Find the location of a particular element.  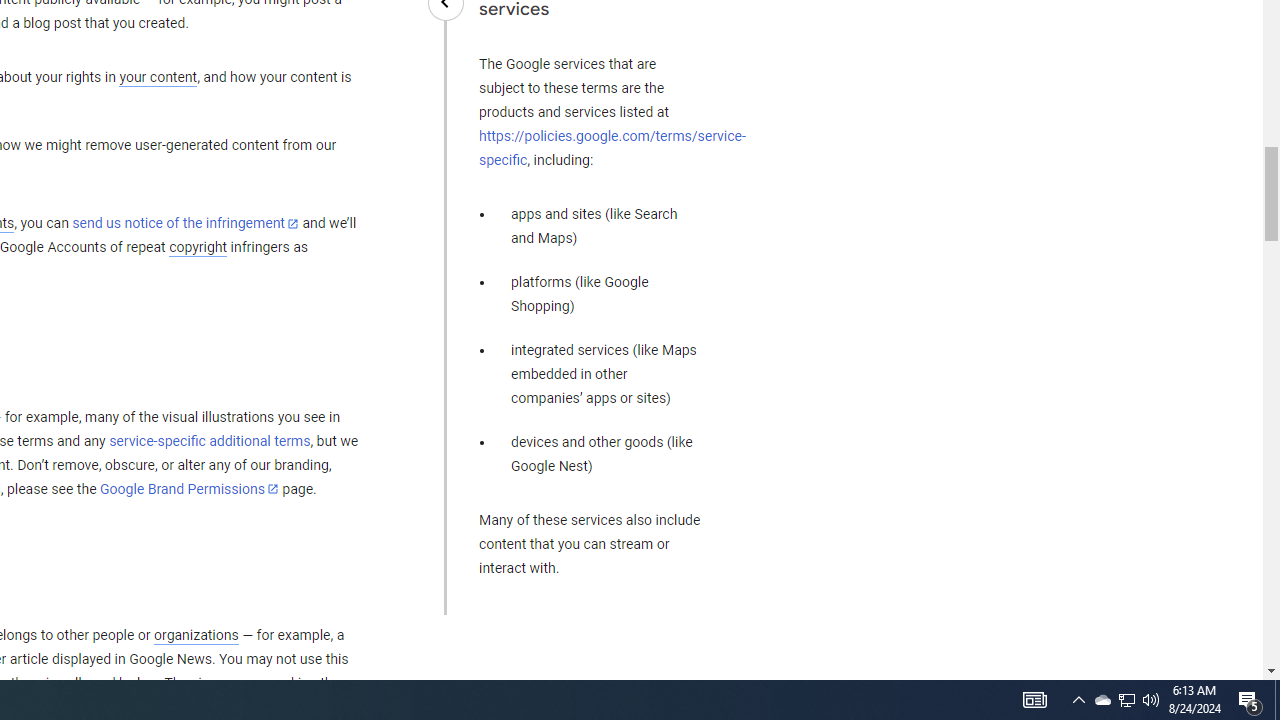

'copyright' is located at coordinates (198, 247).